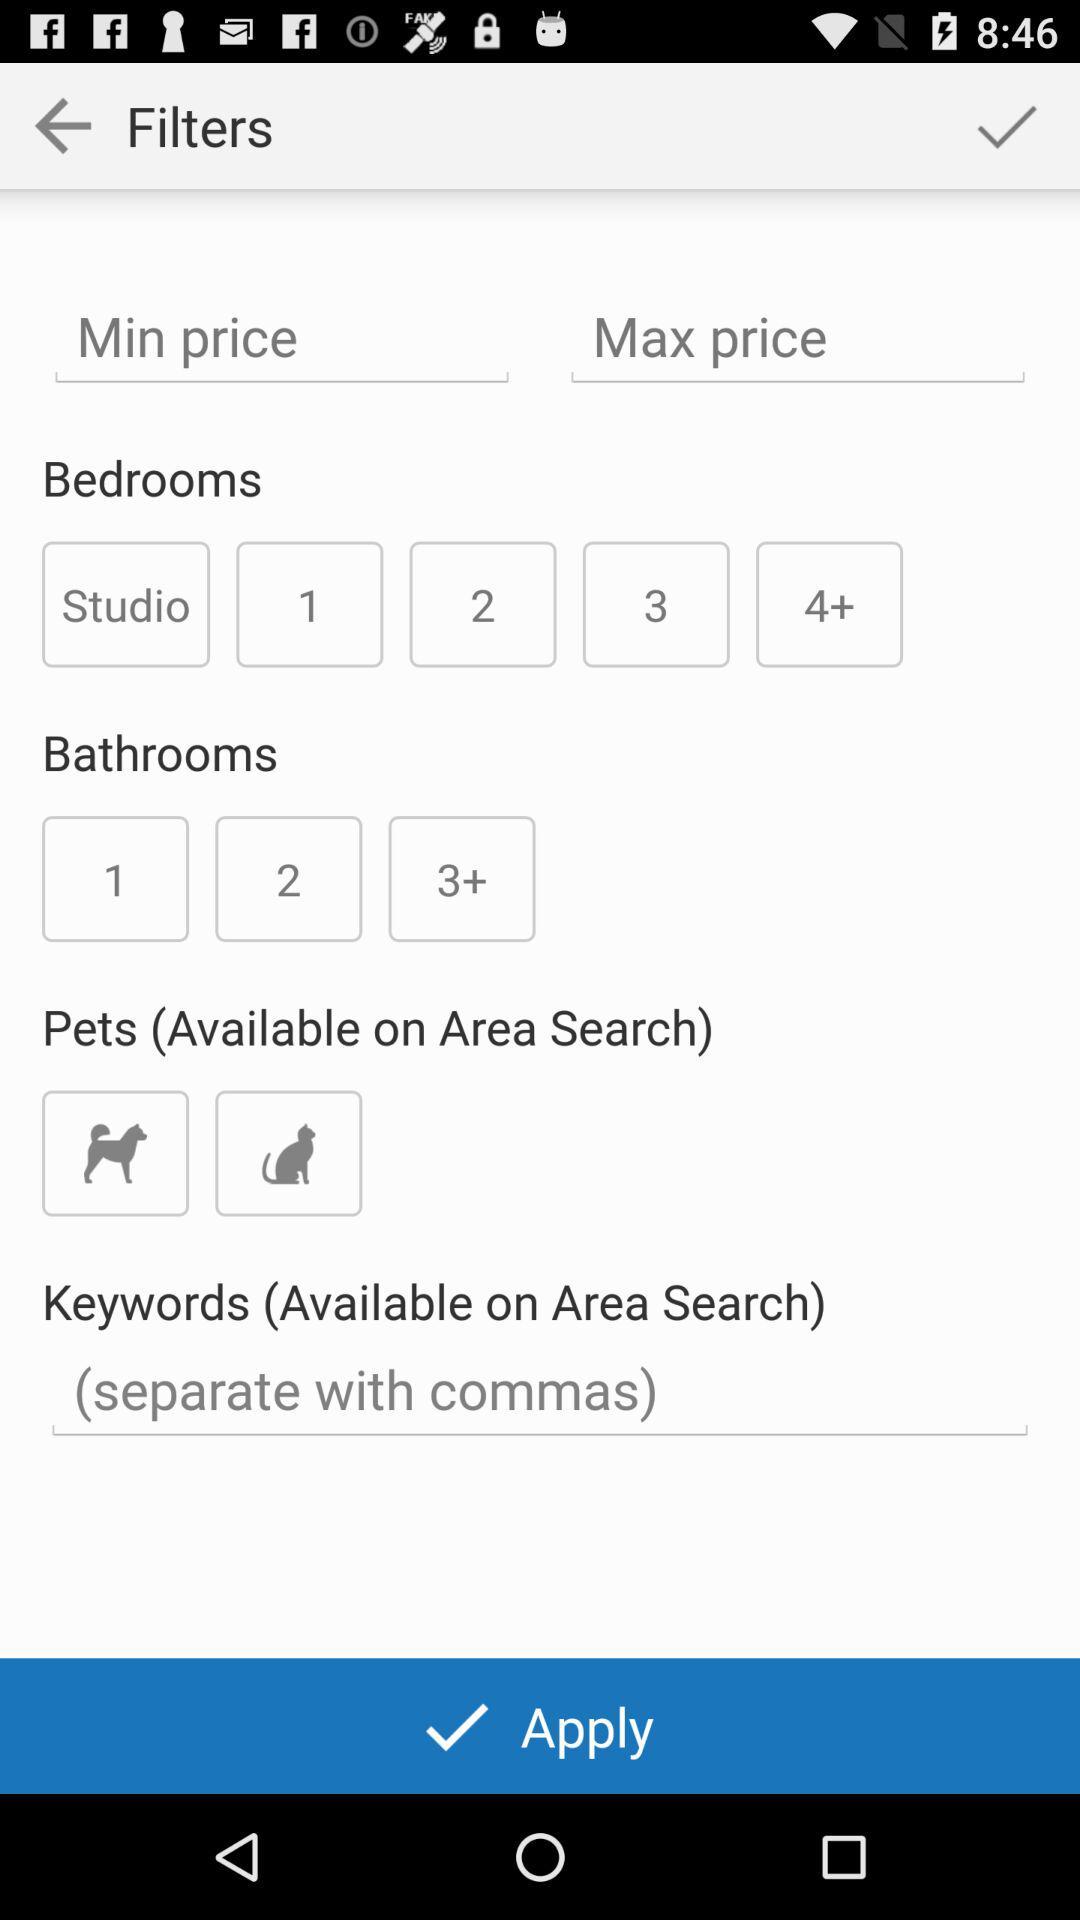 The image size is (1080, 1920). Describe the element at coordinates (126, 603) in the screenshot. I see `the icon next to 1` at that location.